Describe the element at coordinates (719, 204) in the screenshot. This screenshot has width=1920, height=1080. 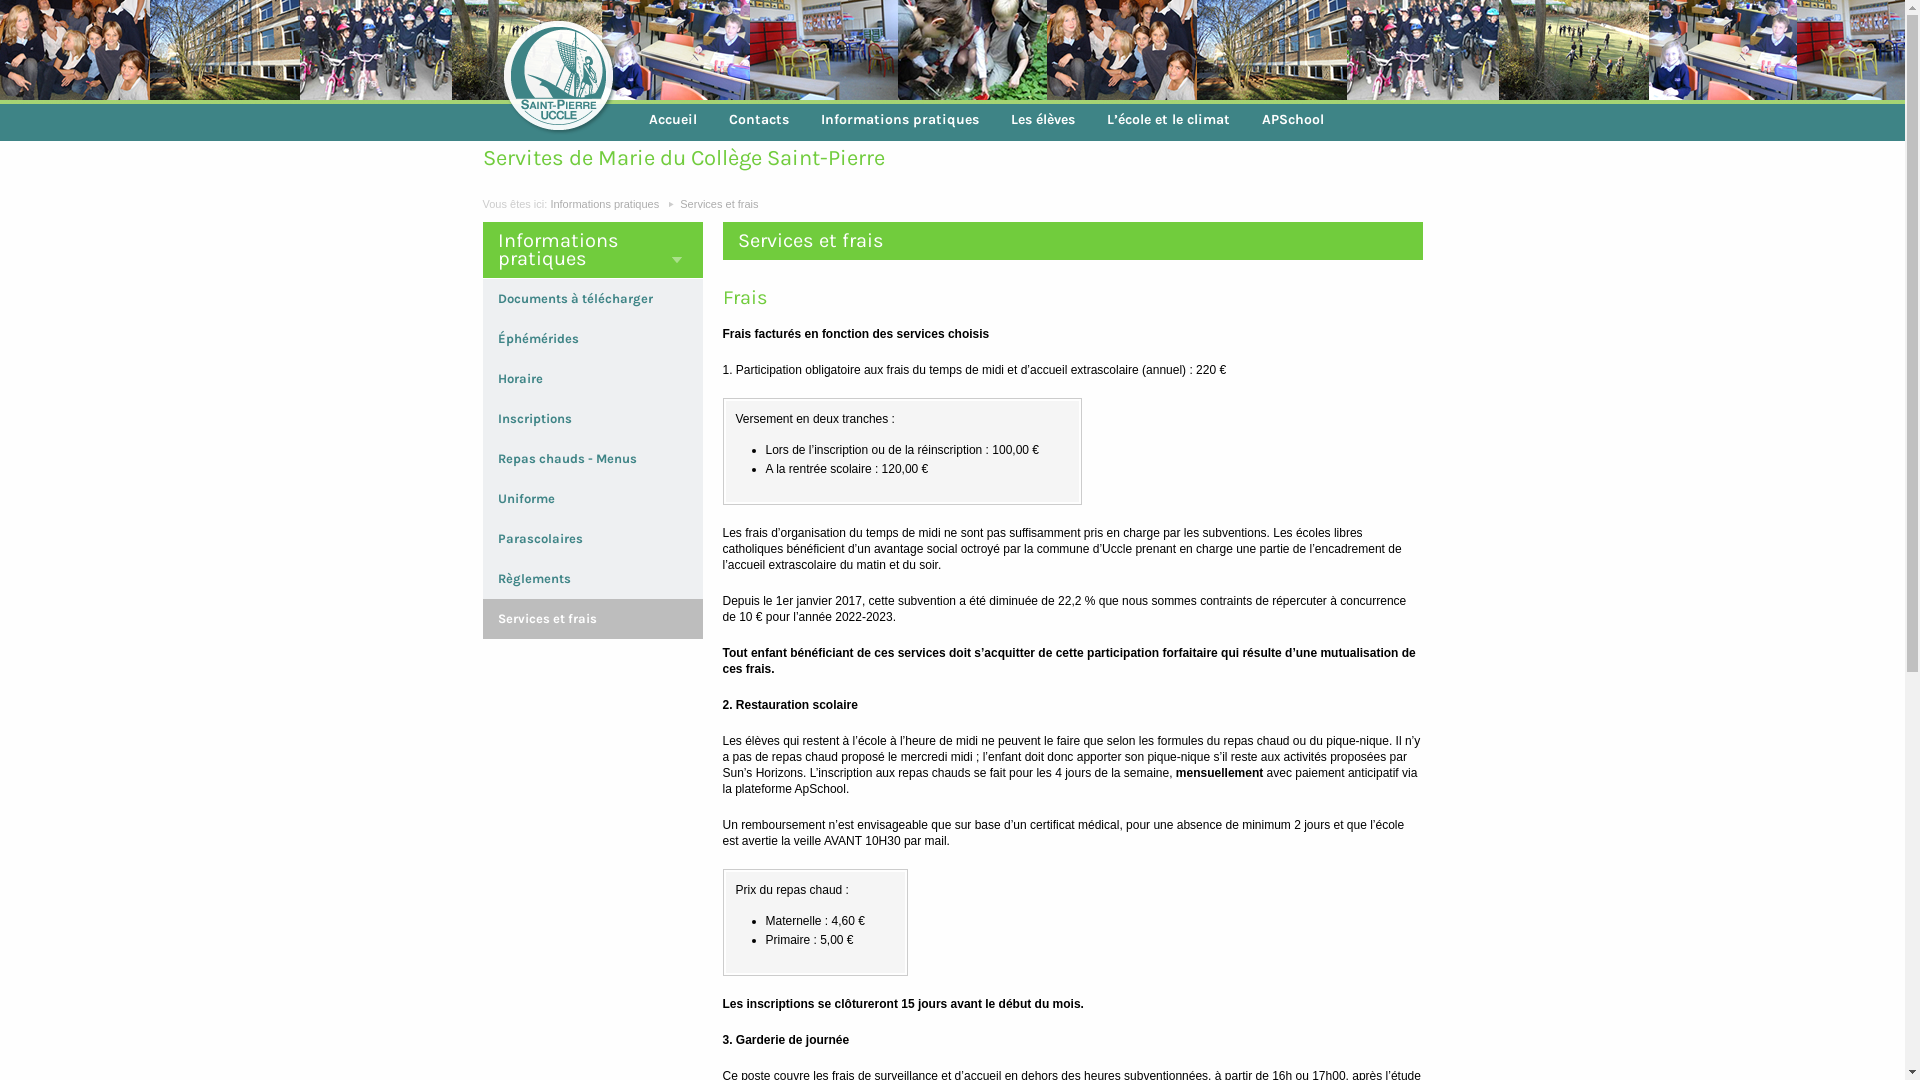
I see `'Services et frais'` at that location.